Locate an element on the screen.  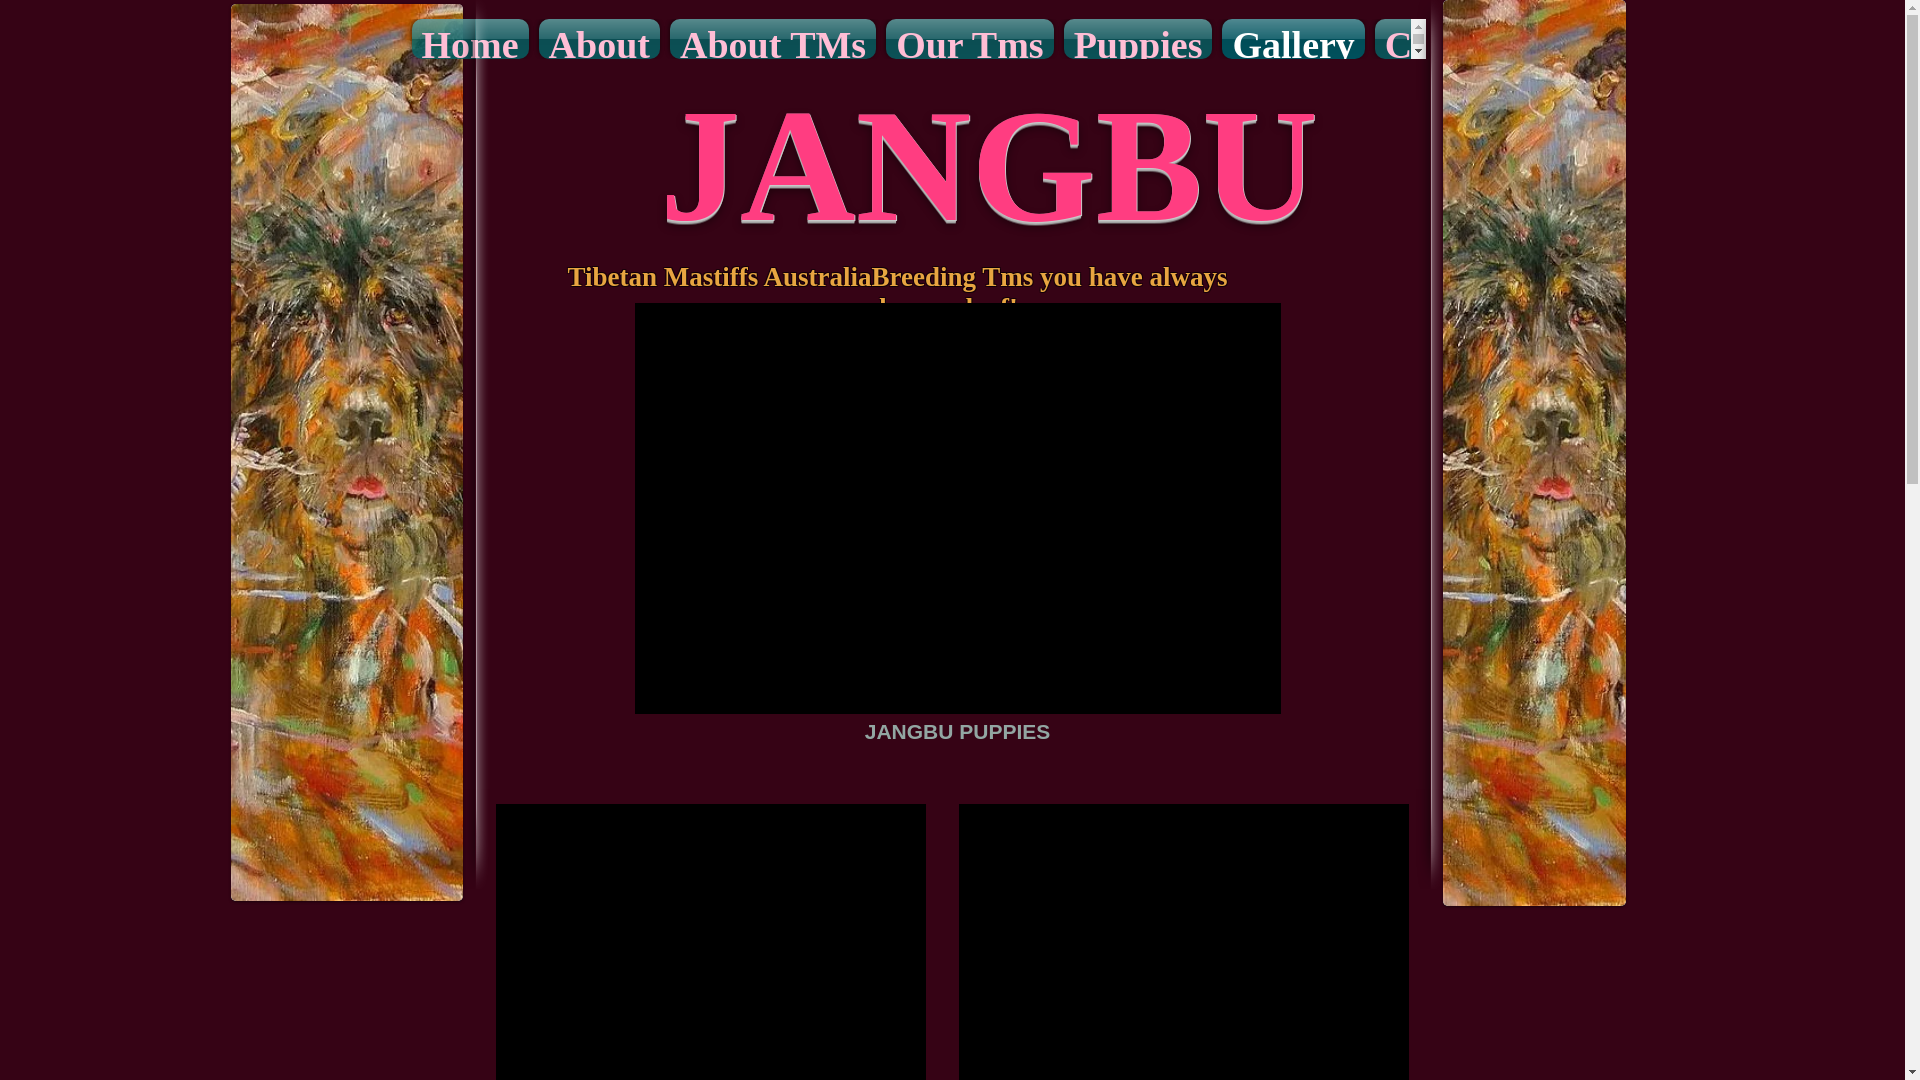
'Contact' is located at coordinates (1446, 38).